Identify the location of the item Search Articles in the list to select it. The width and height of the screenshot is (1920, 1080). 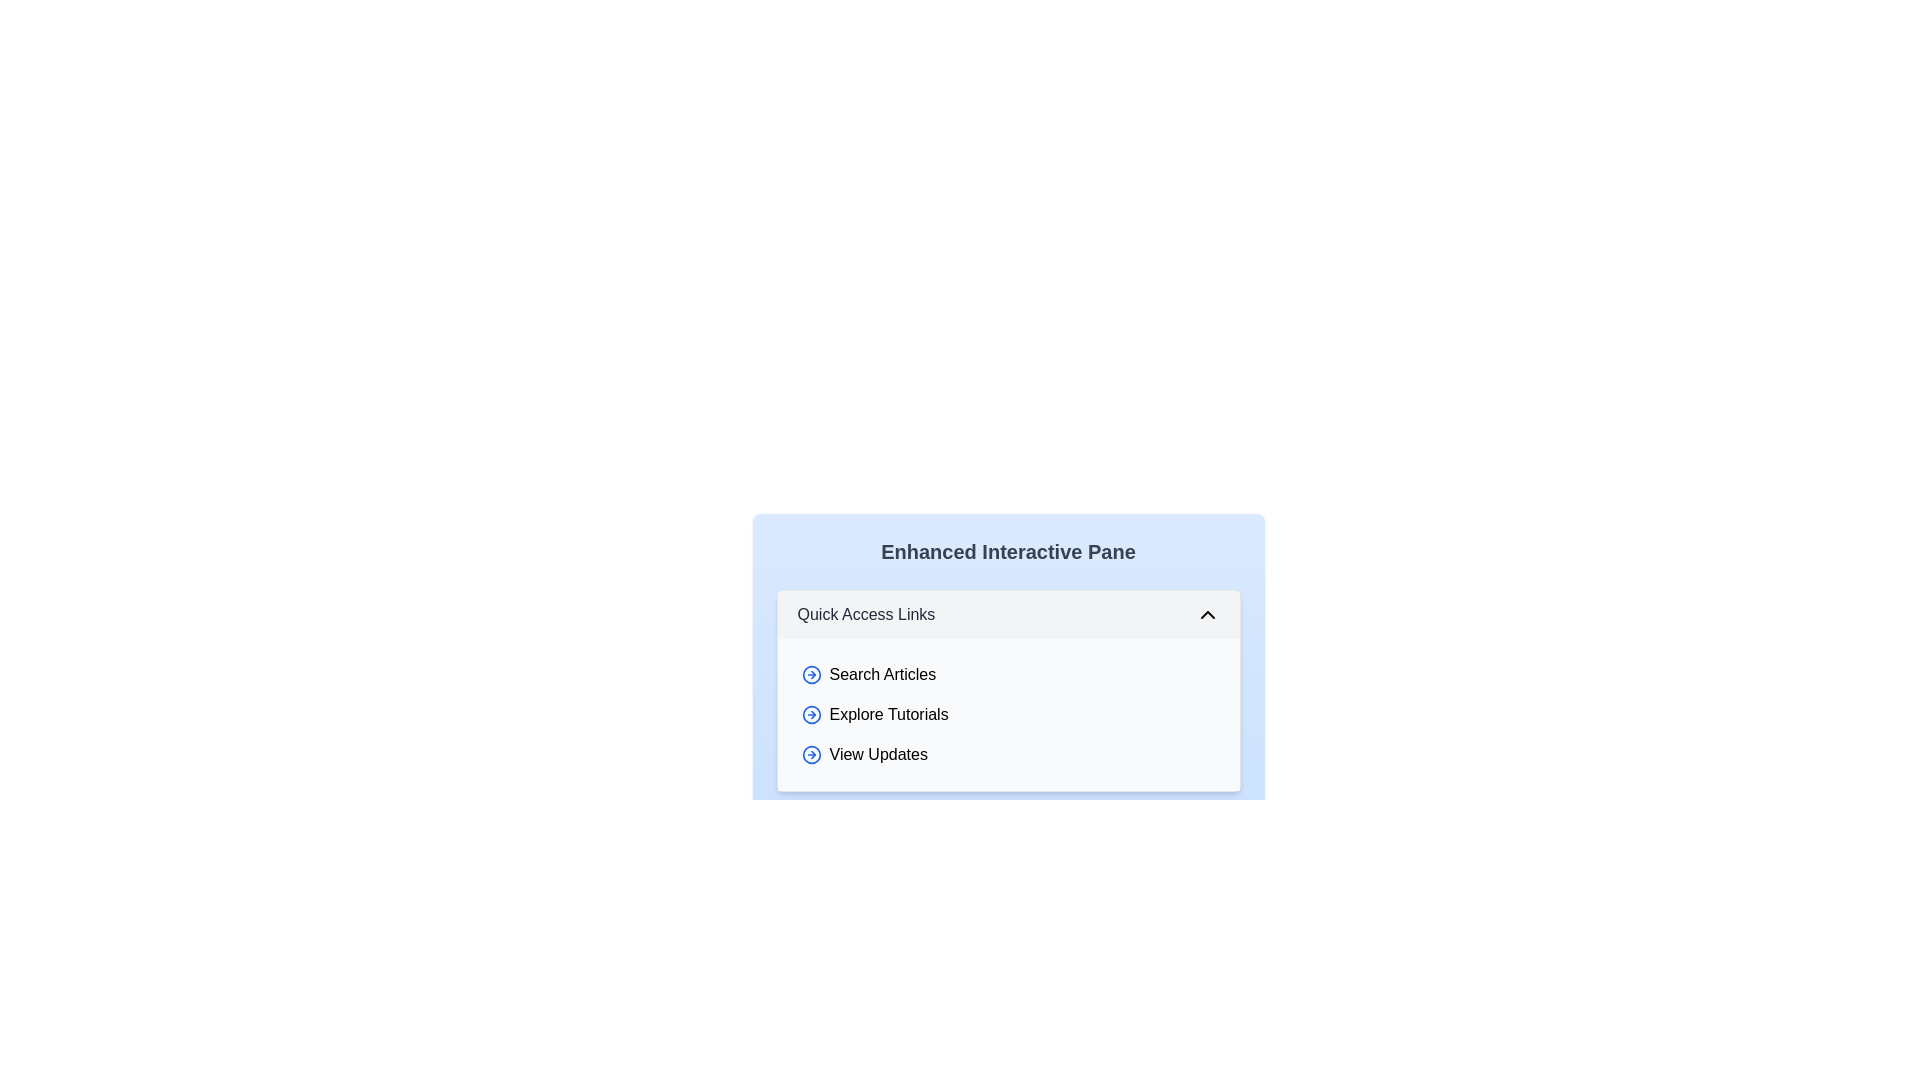
(1008, 675).